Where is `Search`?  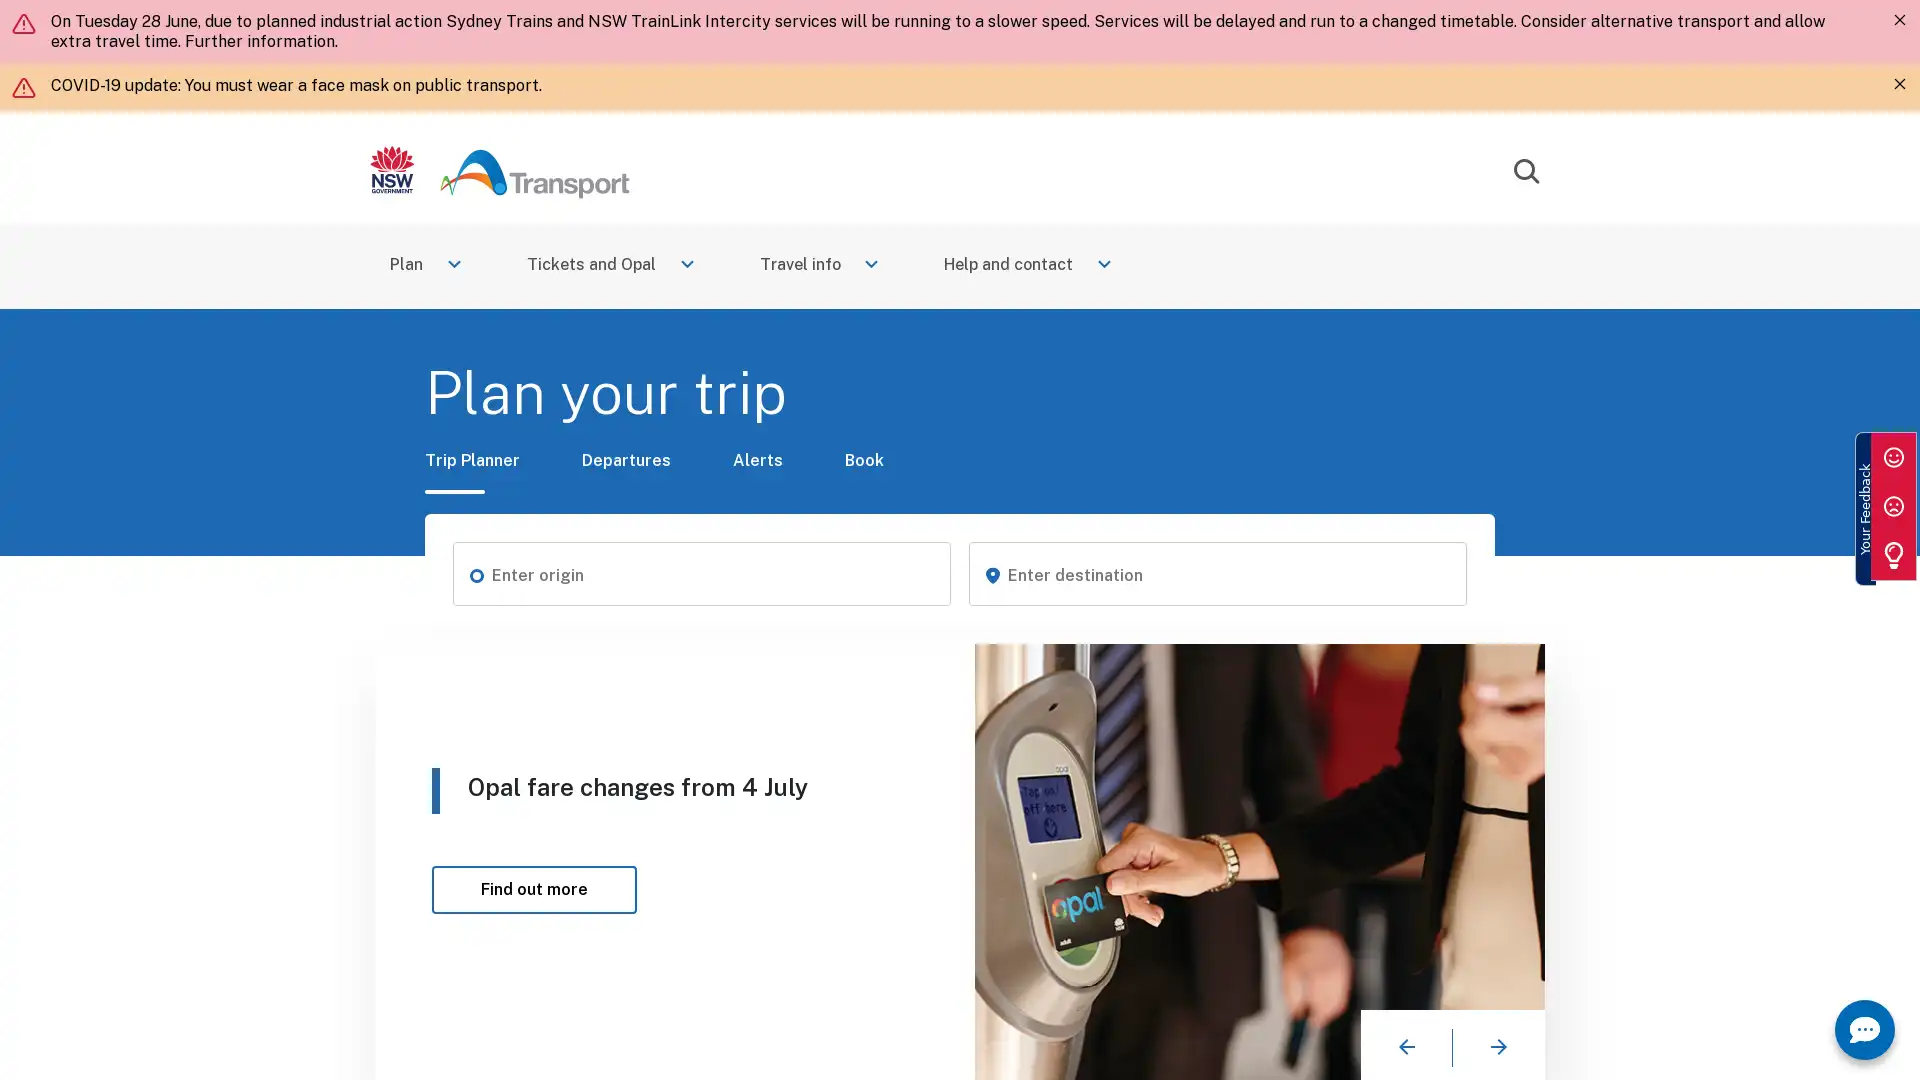
Search is located at coordinates (1525, 171).